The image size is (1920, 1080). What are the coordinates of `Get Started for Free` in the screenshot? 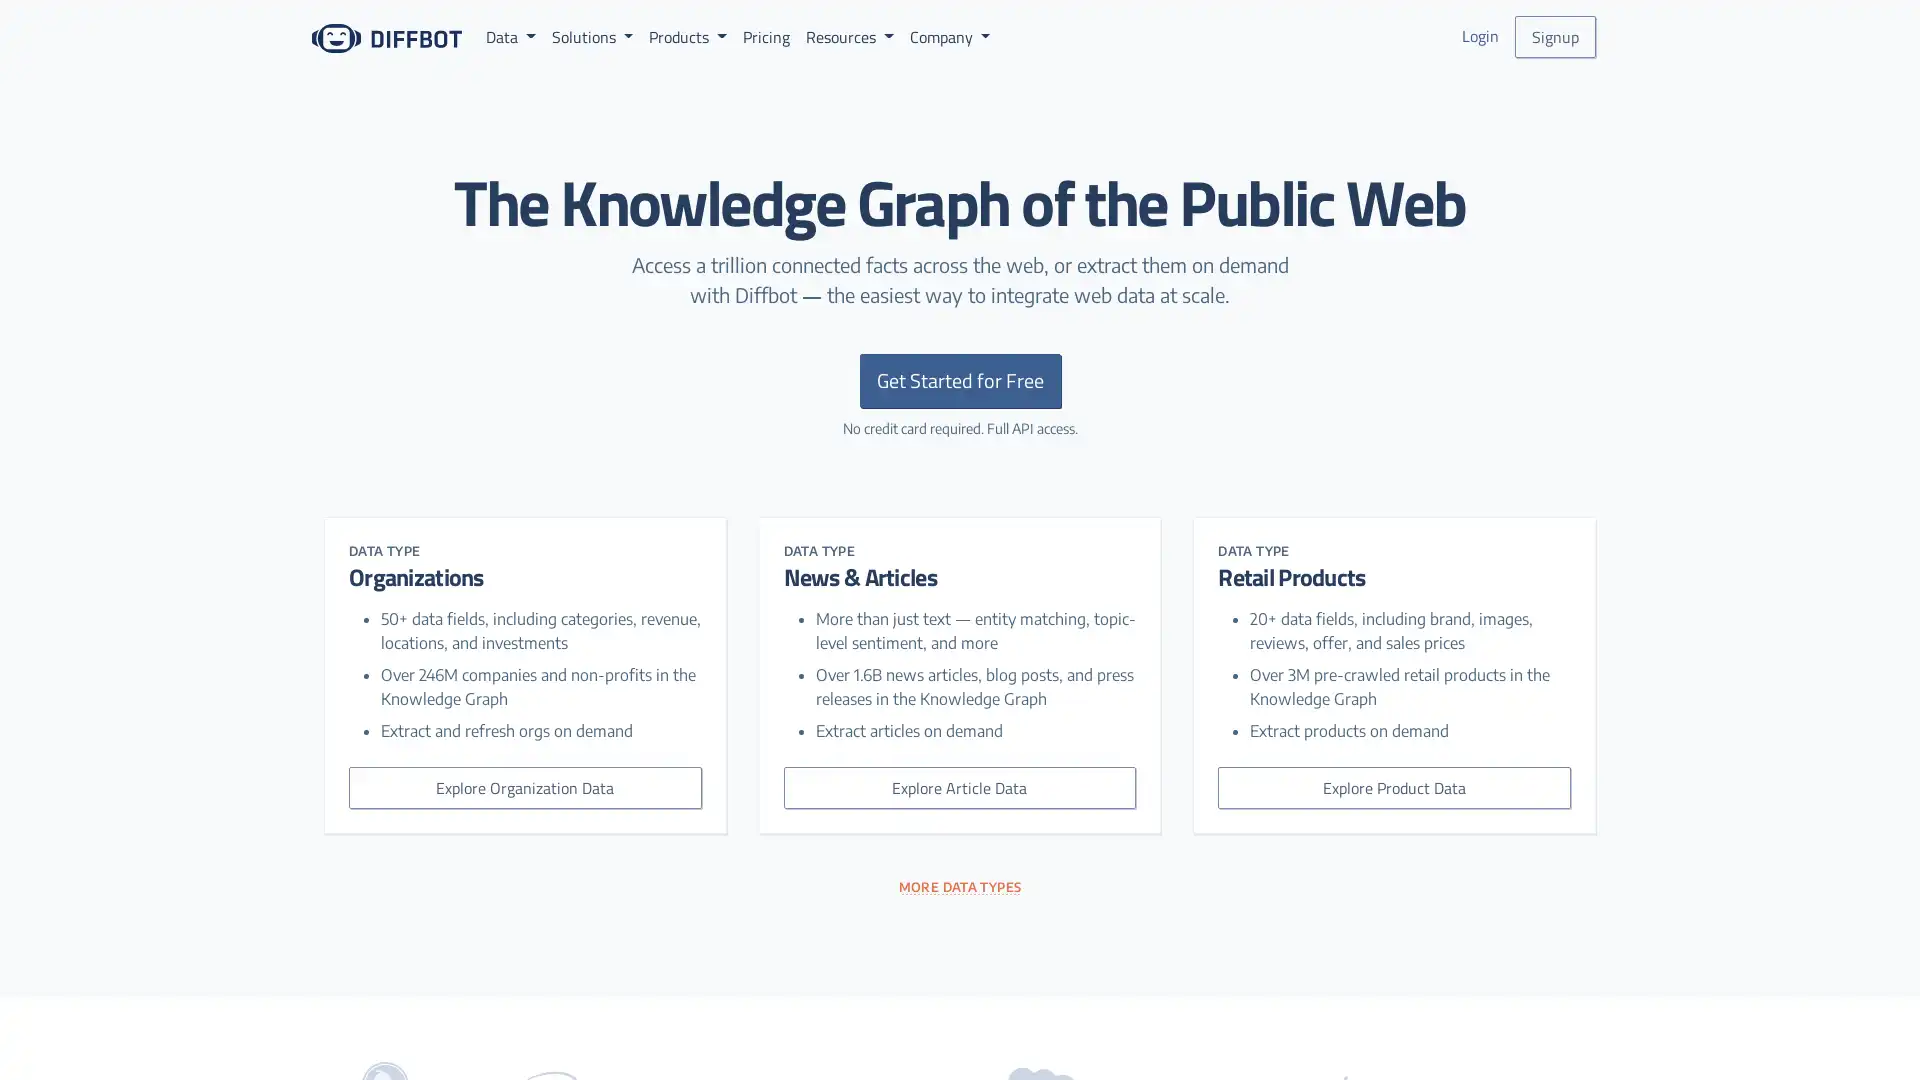 It's located at (958, 381).